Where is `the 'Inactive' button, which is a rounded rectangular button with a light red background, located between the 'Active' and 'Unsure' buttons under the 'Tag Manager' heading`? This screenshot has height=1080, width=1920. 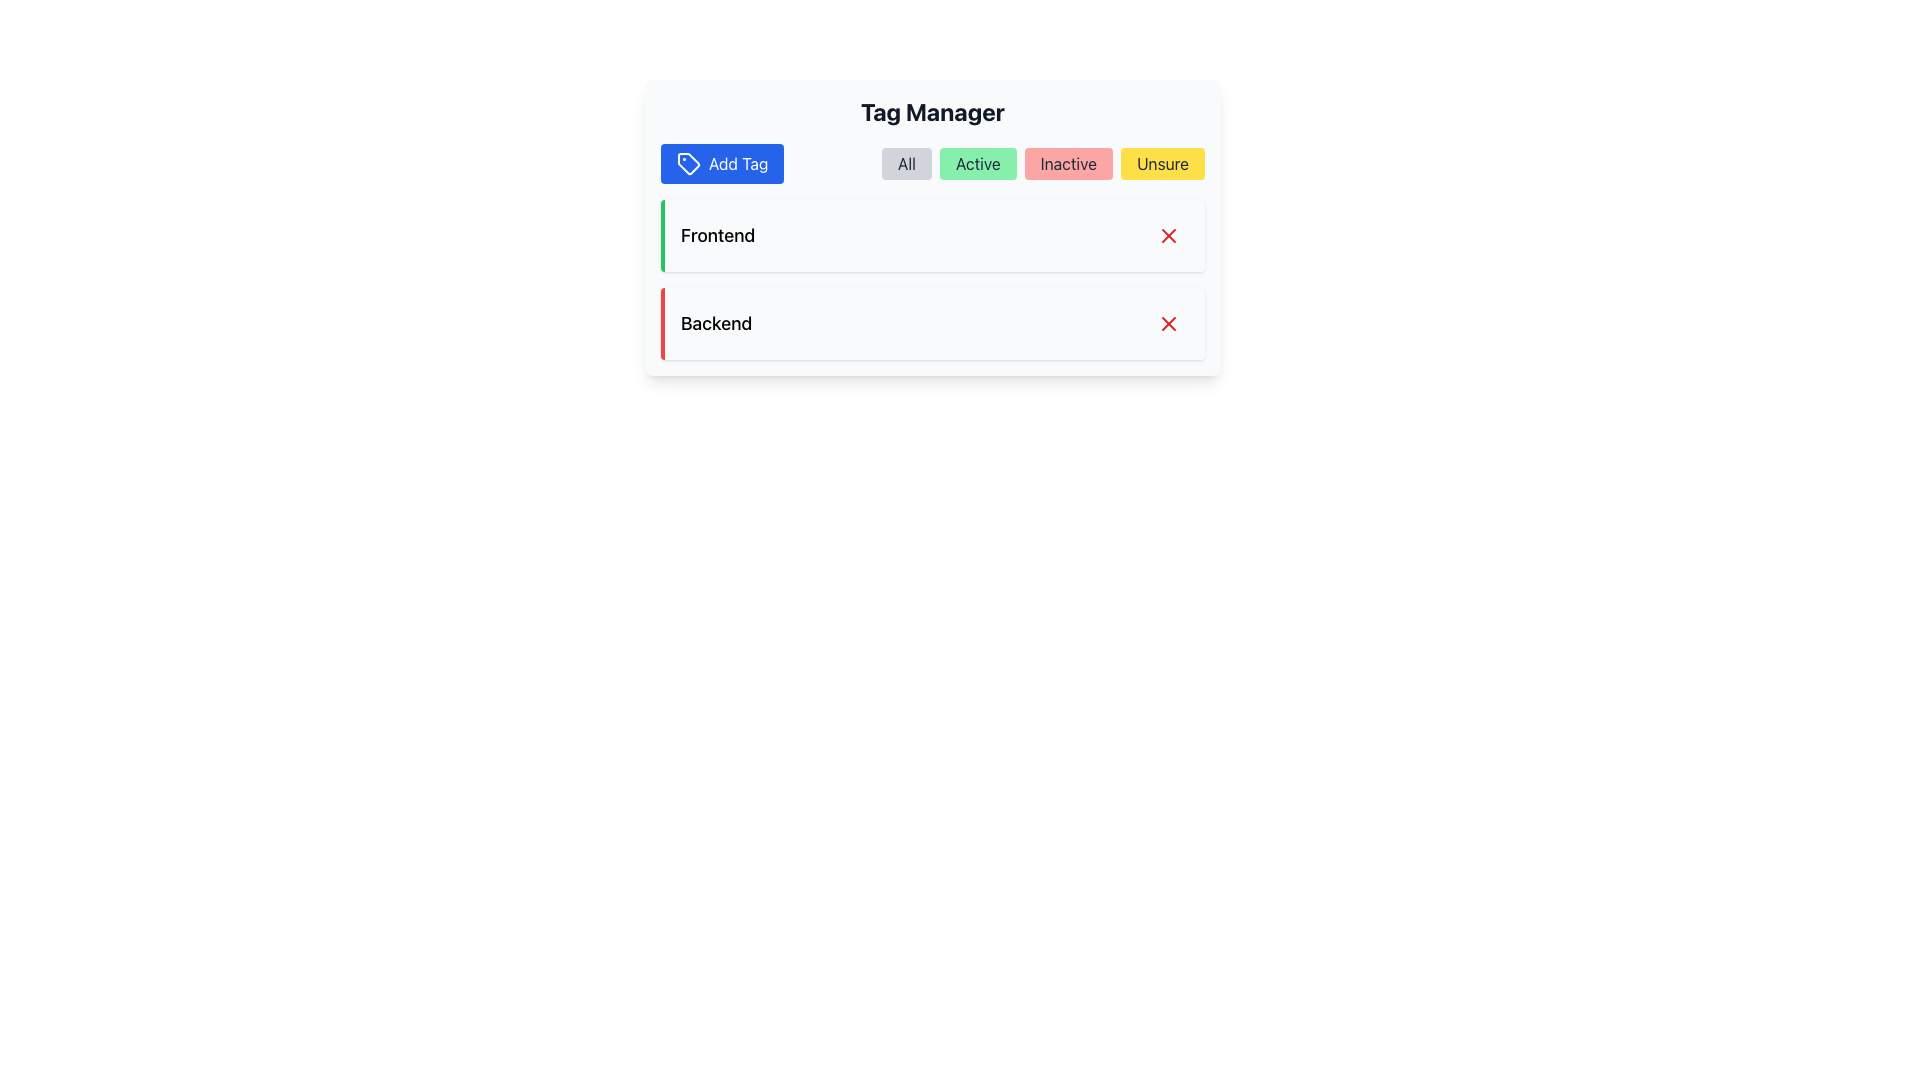
the 'Inactive' button, which is a rounded rectangular button with a light red background, located between the 'Active' and 'Unsure' buttons under the 'Tag Manager' heading is located at coordinates (1067, 163).